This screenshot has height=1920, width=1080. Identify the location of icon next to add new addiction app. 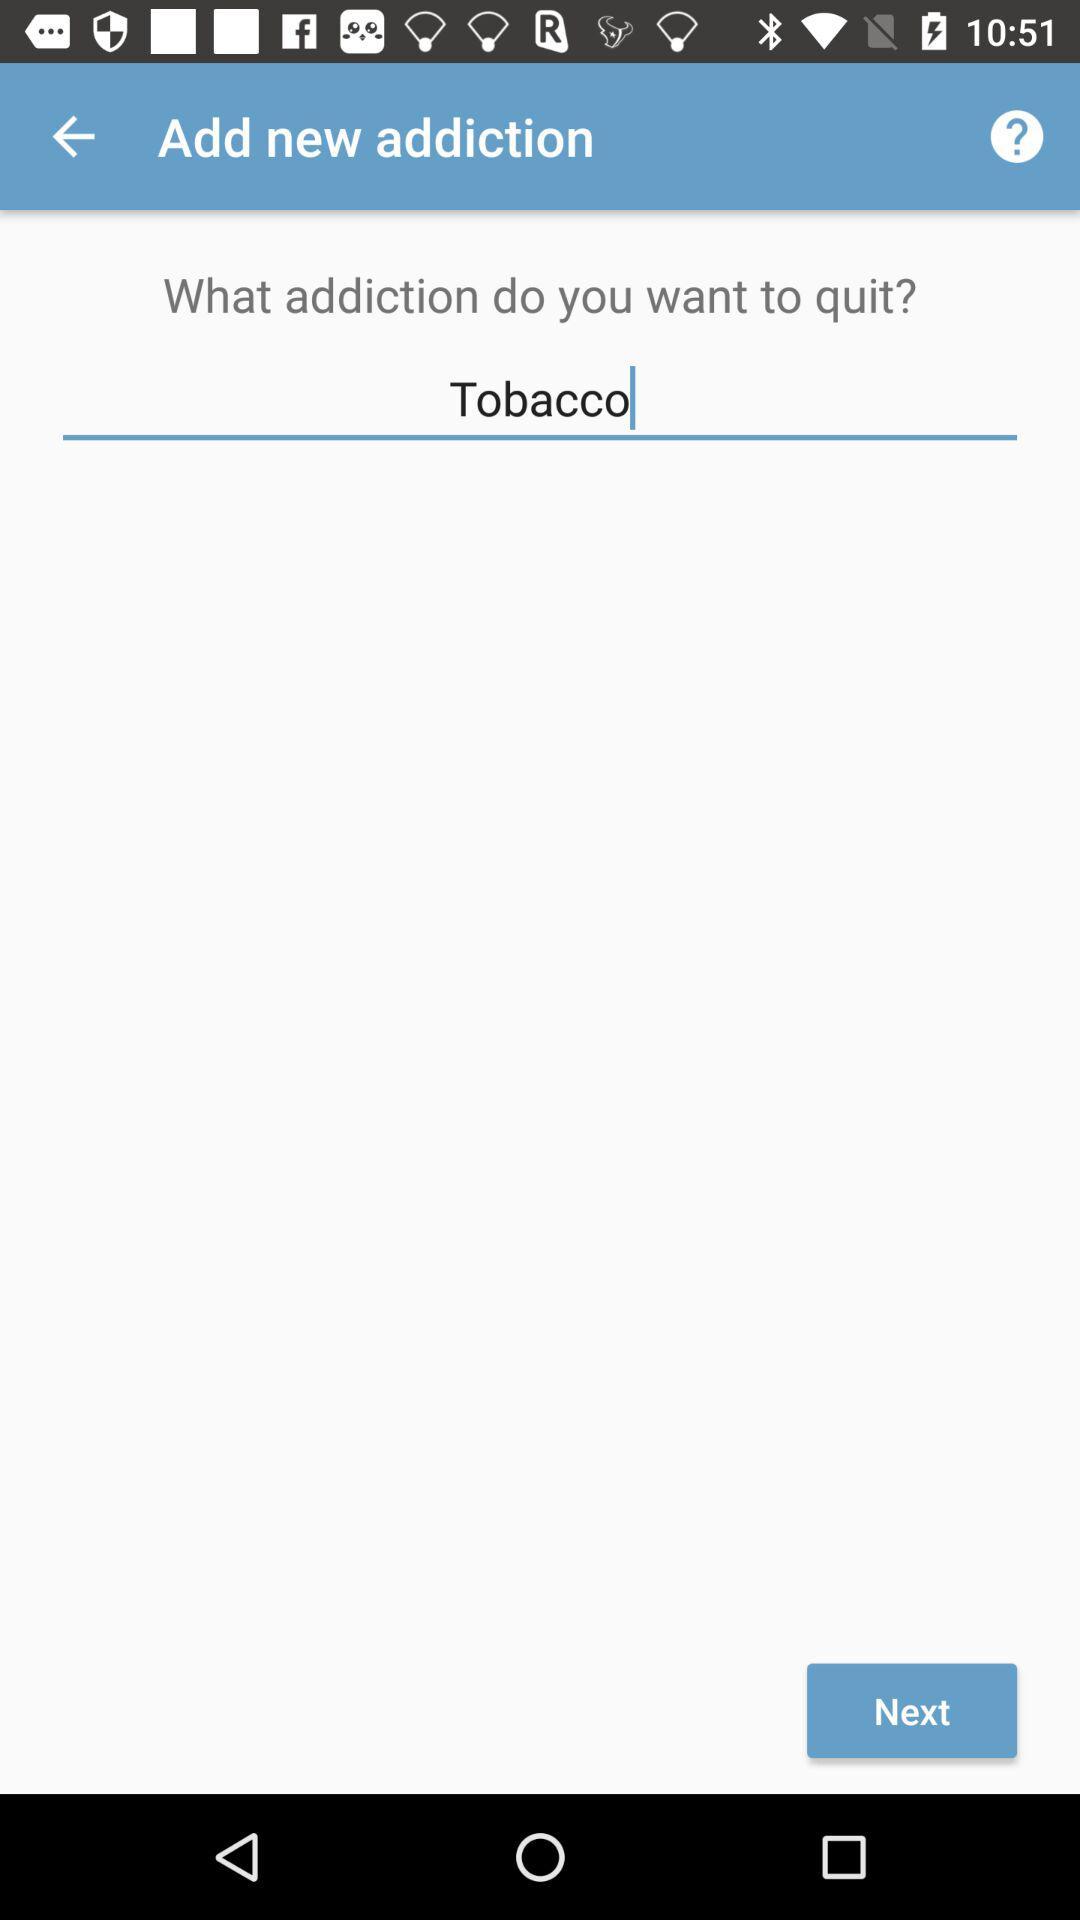
(1017, 135).